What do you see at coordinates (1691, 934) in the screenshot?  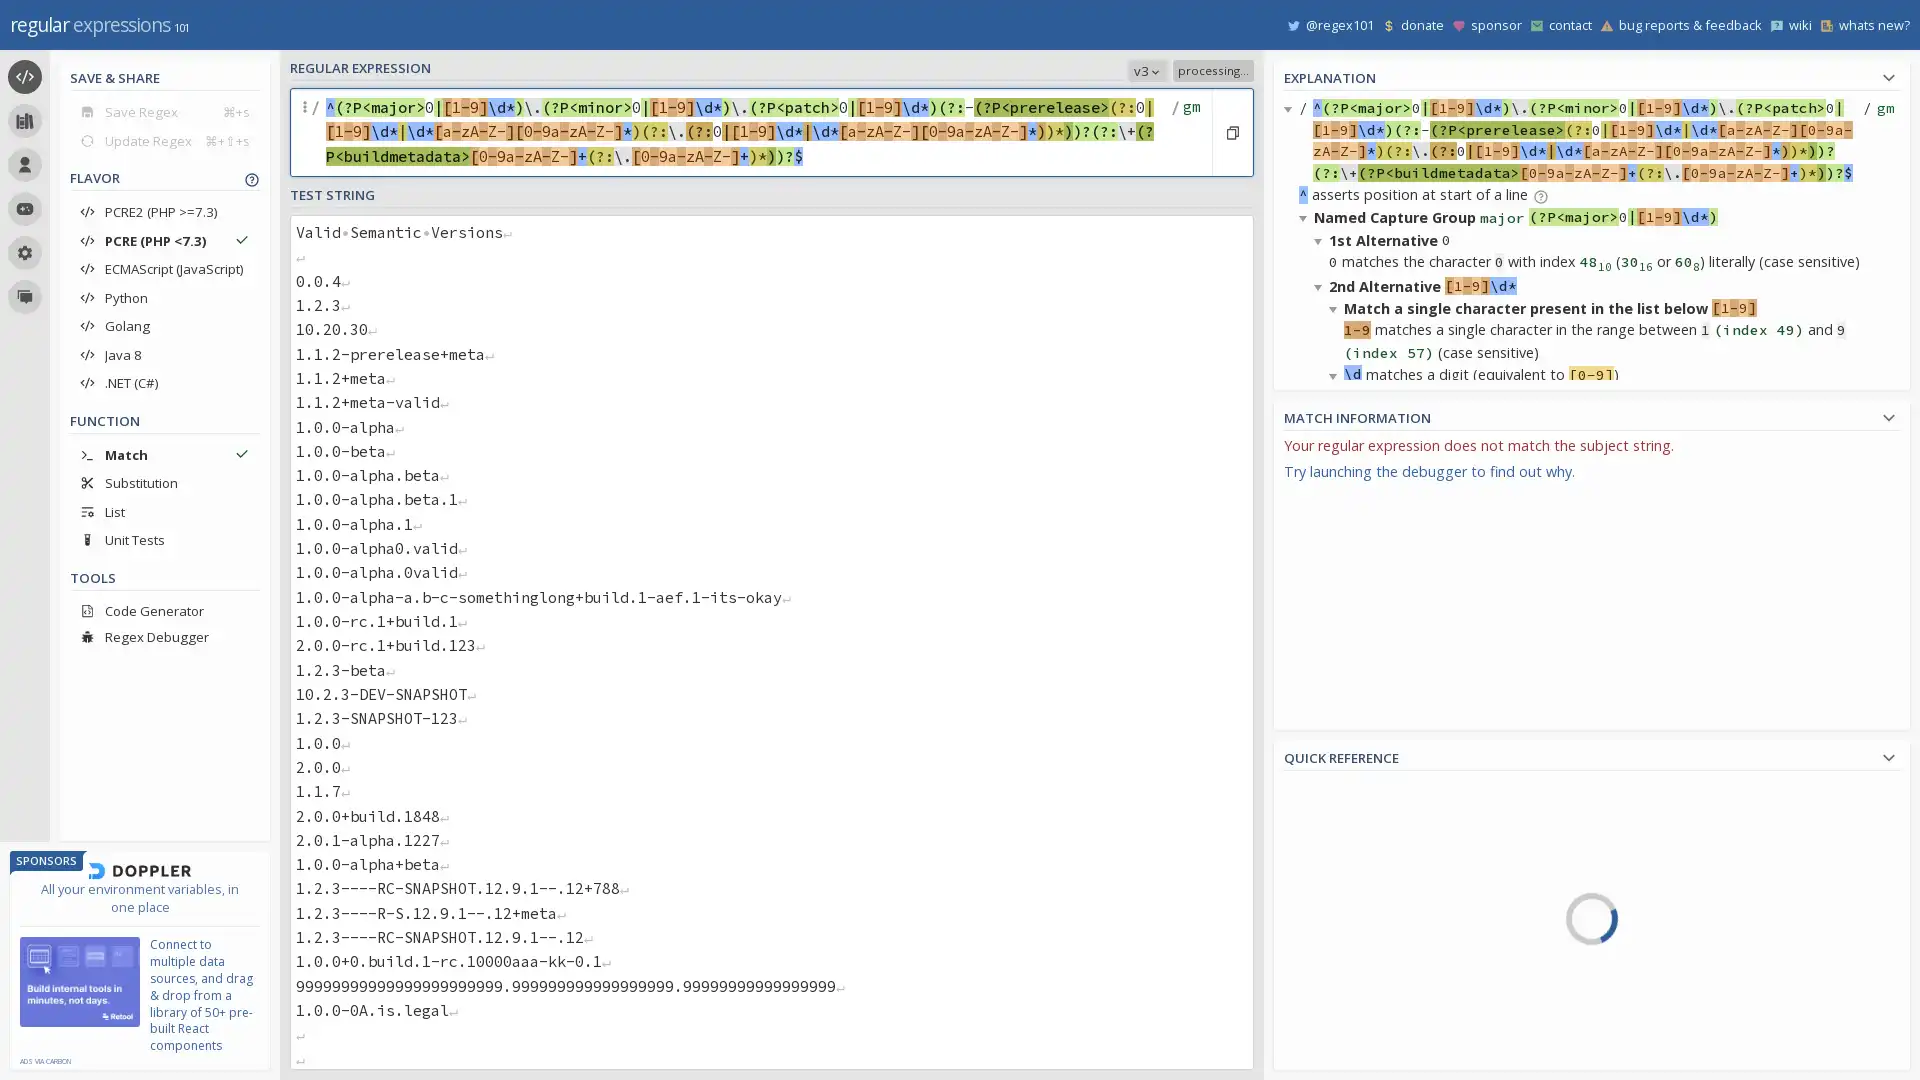 I see `Any single character .` at bounding box center [1691, 934].